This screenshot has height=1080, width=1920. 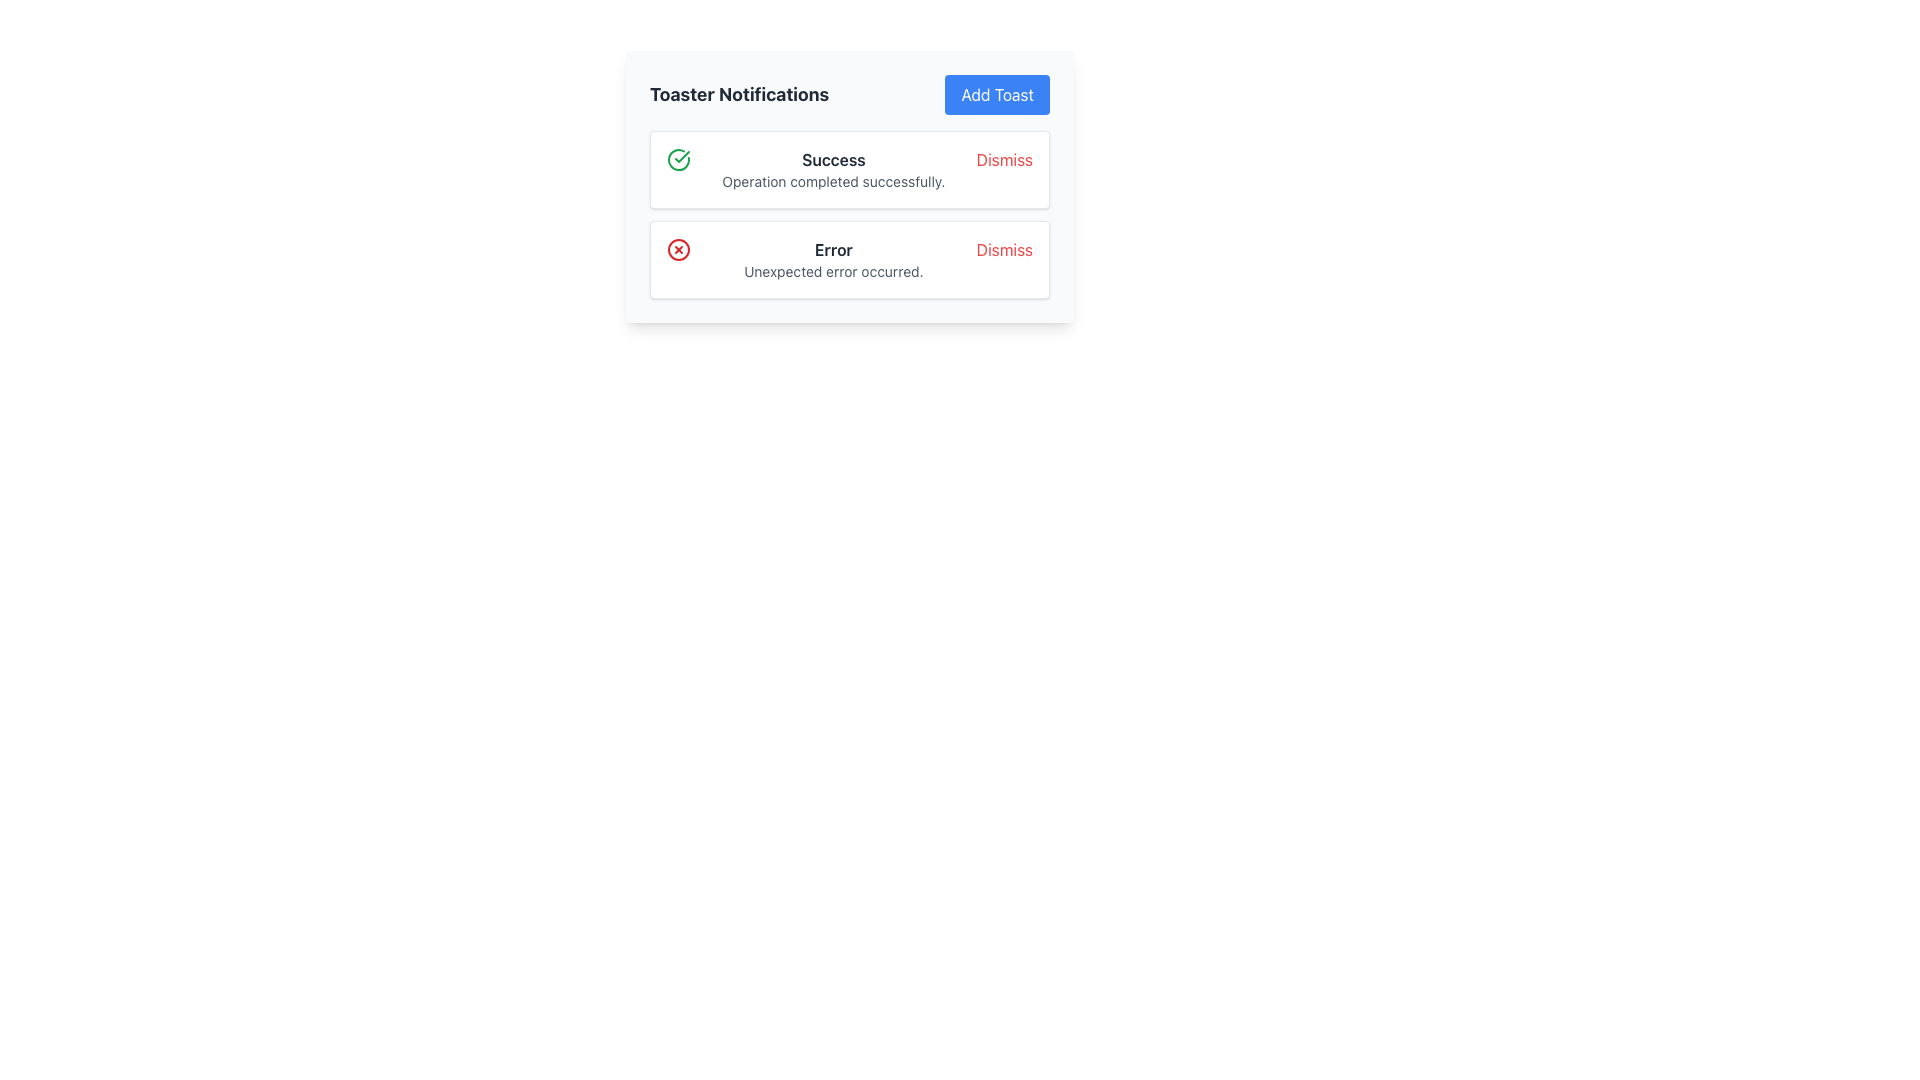 What do you see at coordinates (833, 272) in the screenshot?
I see `the text label displaying 'Unexpected error occurred.' which is located beneath the bolded 'Error' label in the notification card` at bounding box center [833, 272].